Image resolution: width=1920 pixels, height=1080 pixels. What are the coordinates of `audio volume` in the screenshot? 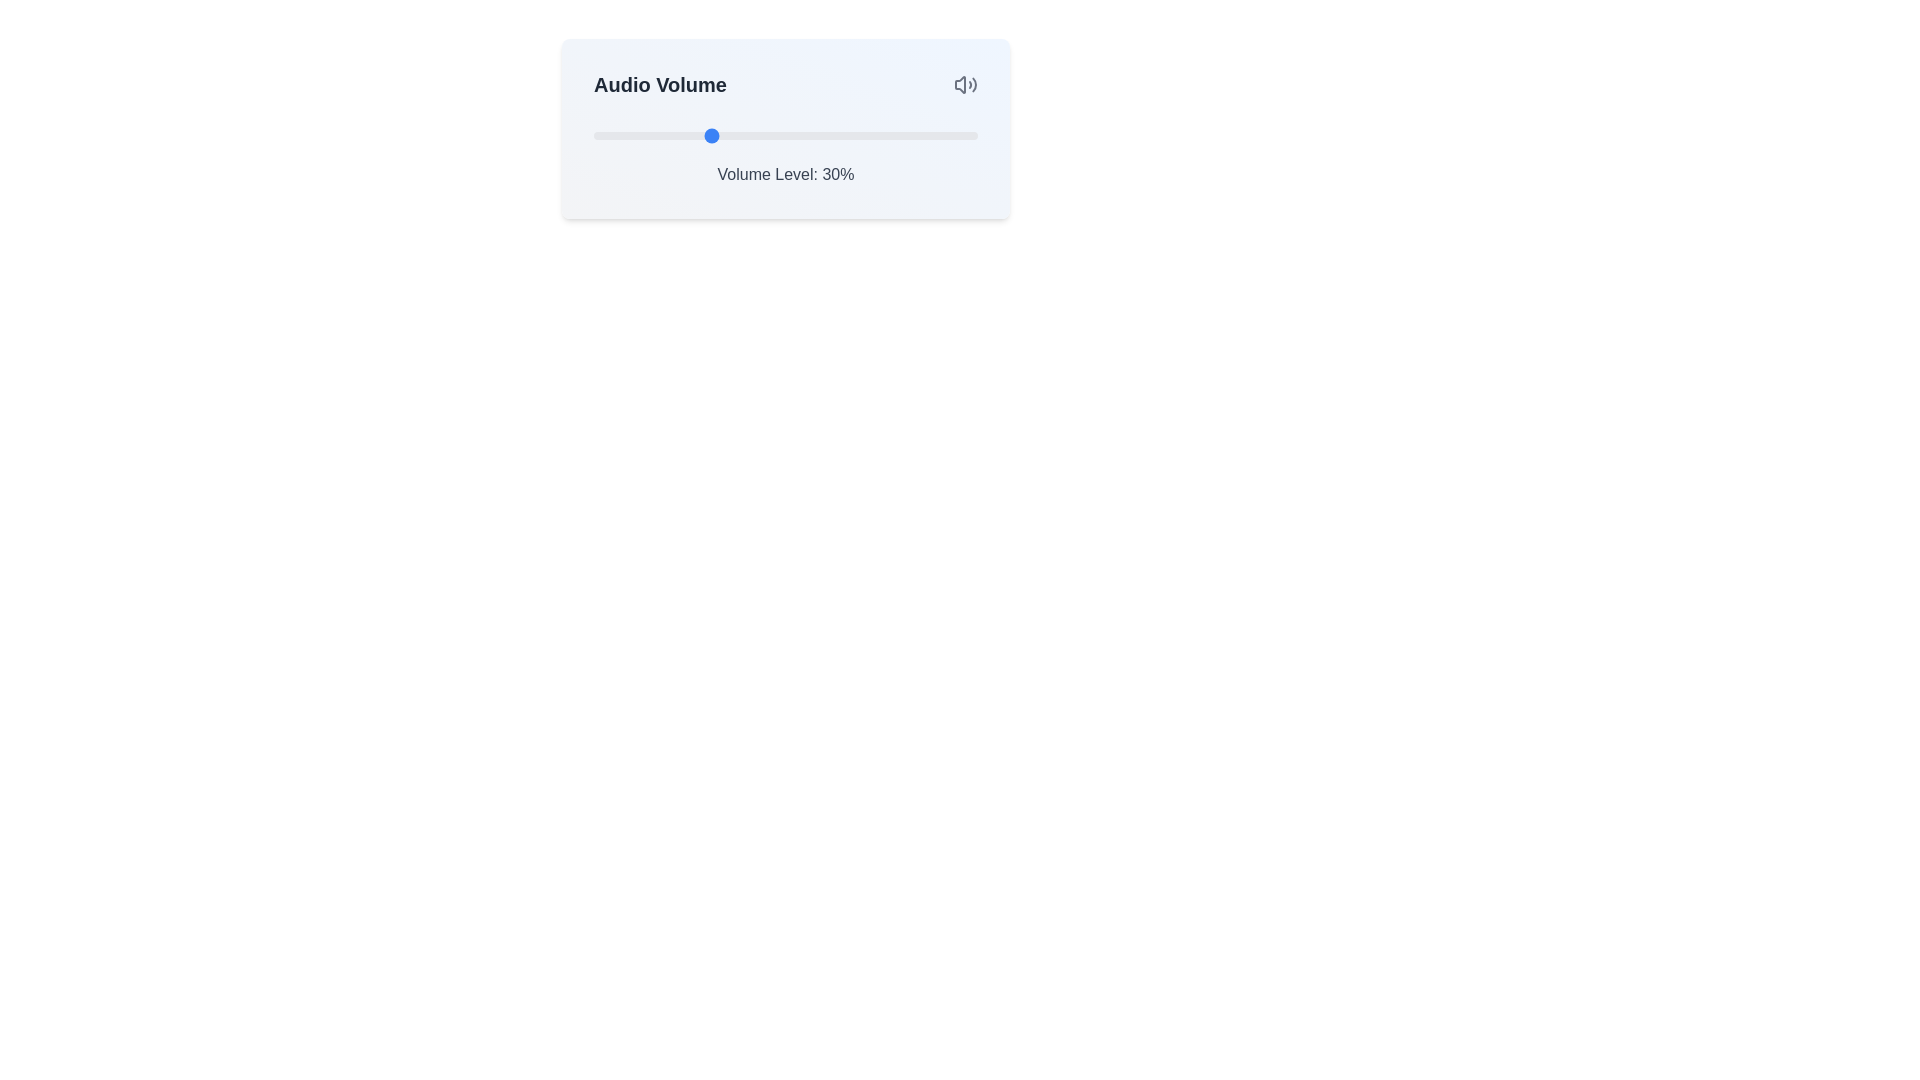 It's located at (738, 135).